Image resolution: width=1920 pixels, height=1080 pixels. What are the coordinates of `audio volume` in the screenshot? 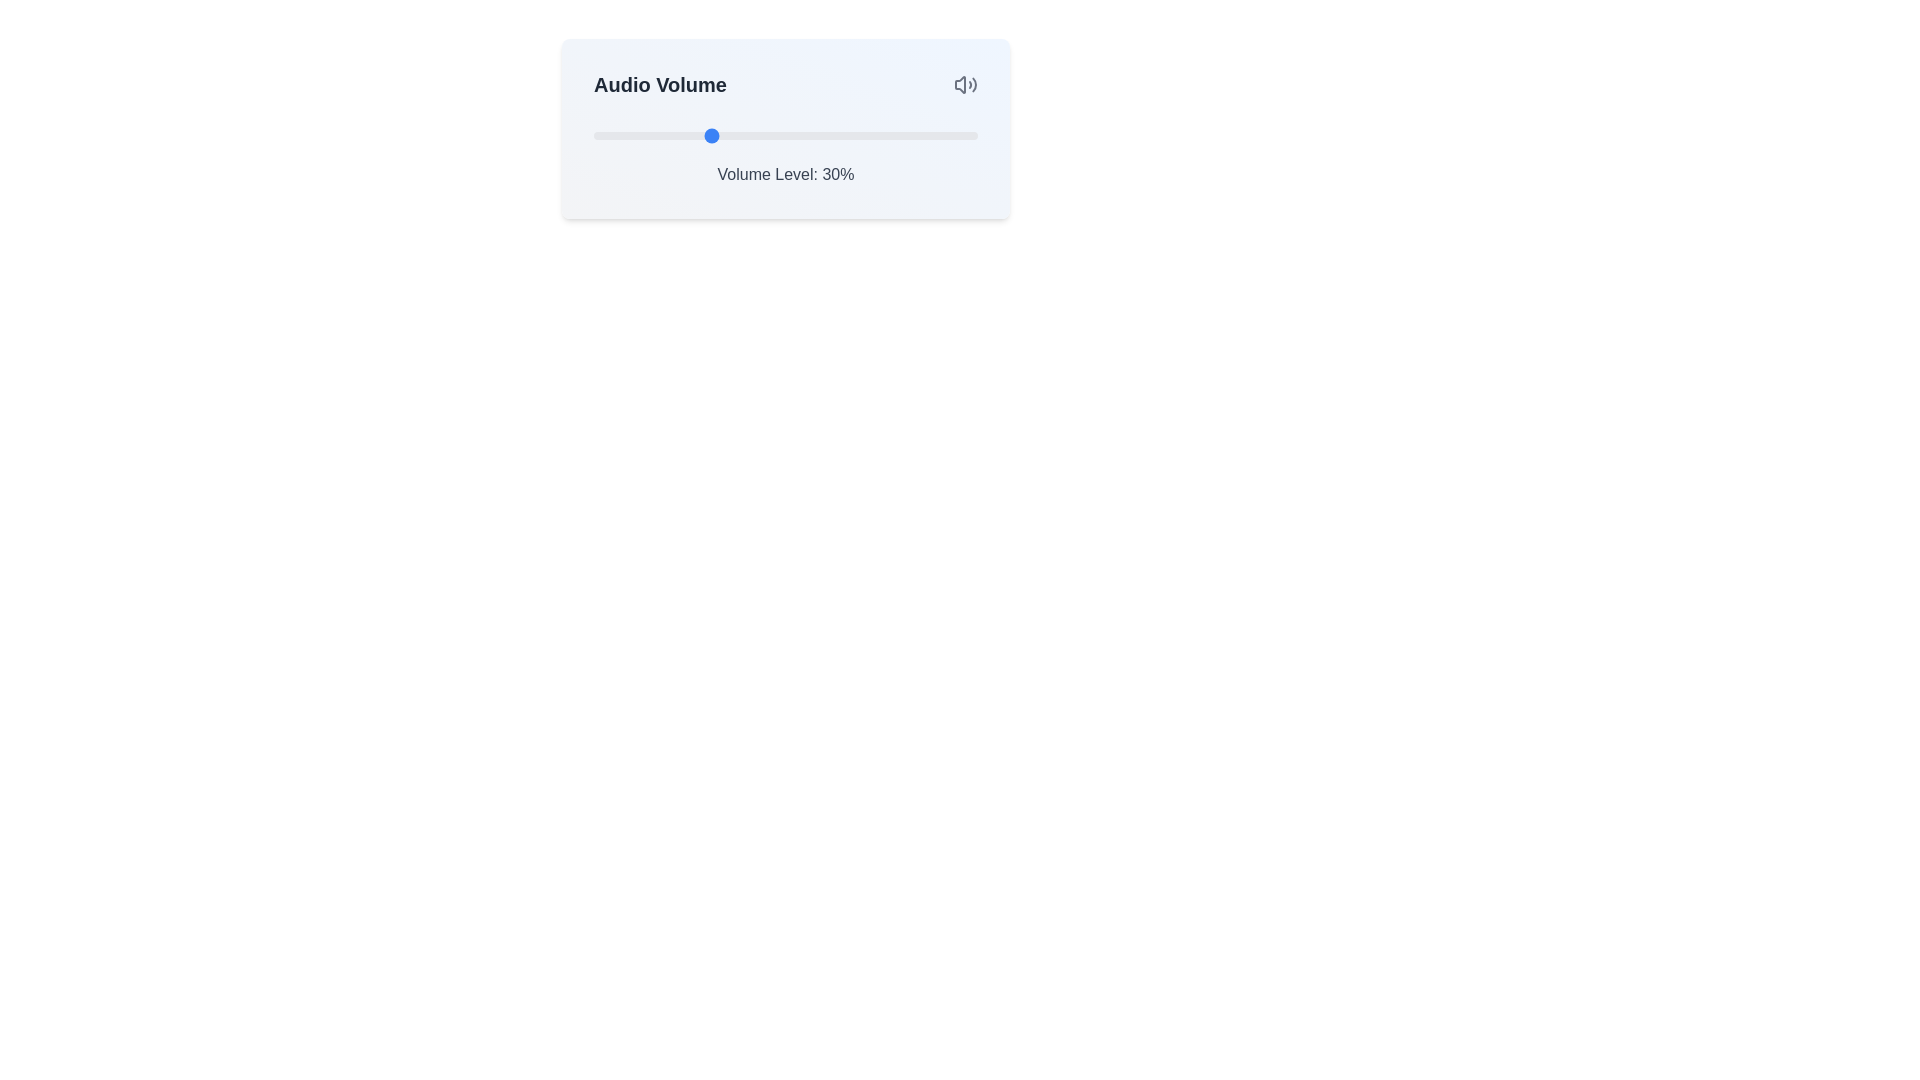 It's located at (738, 135).